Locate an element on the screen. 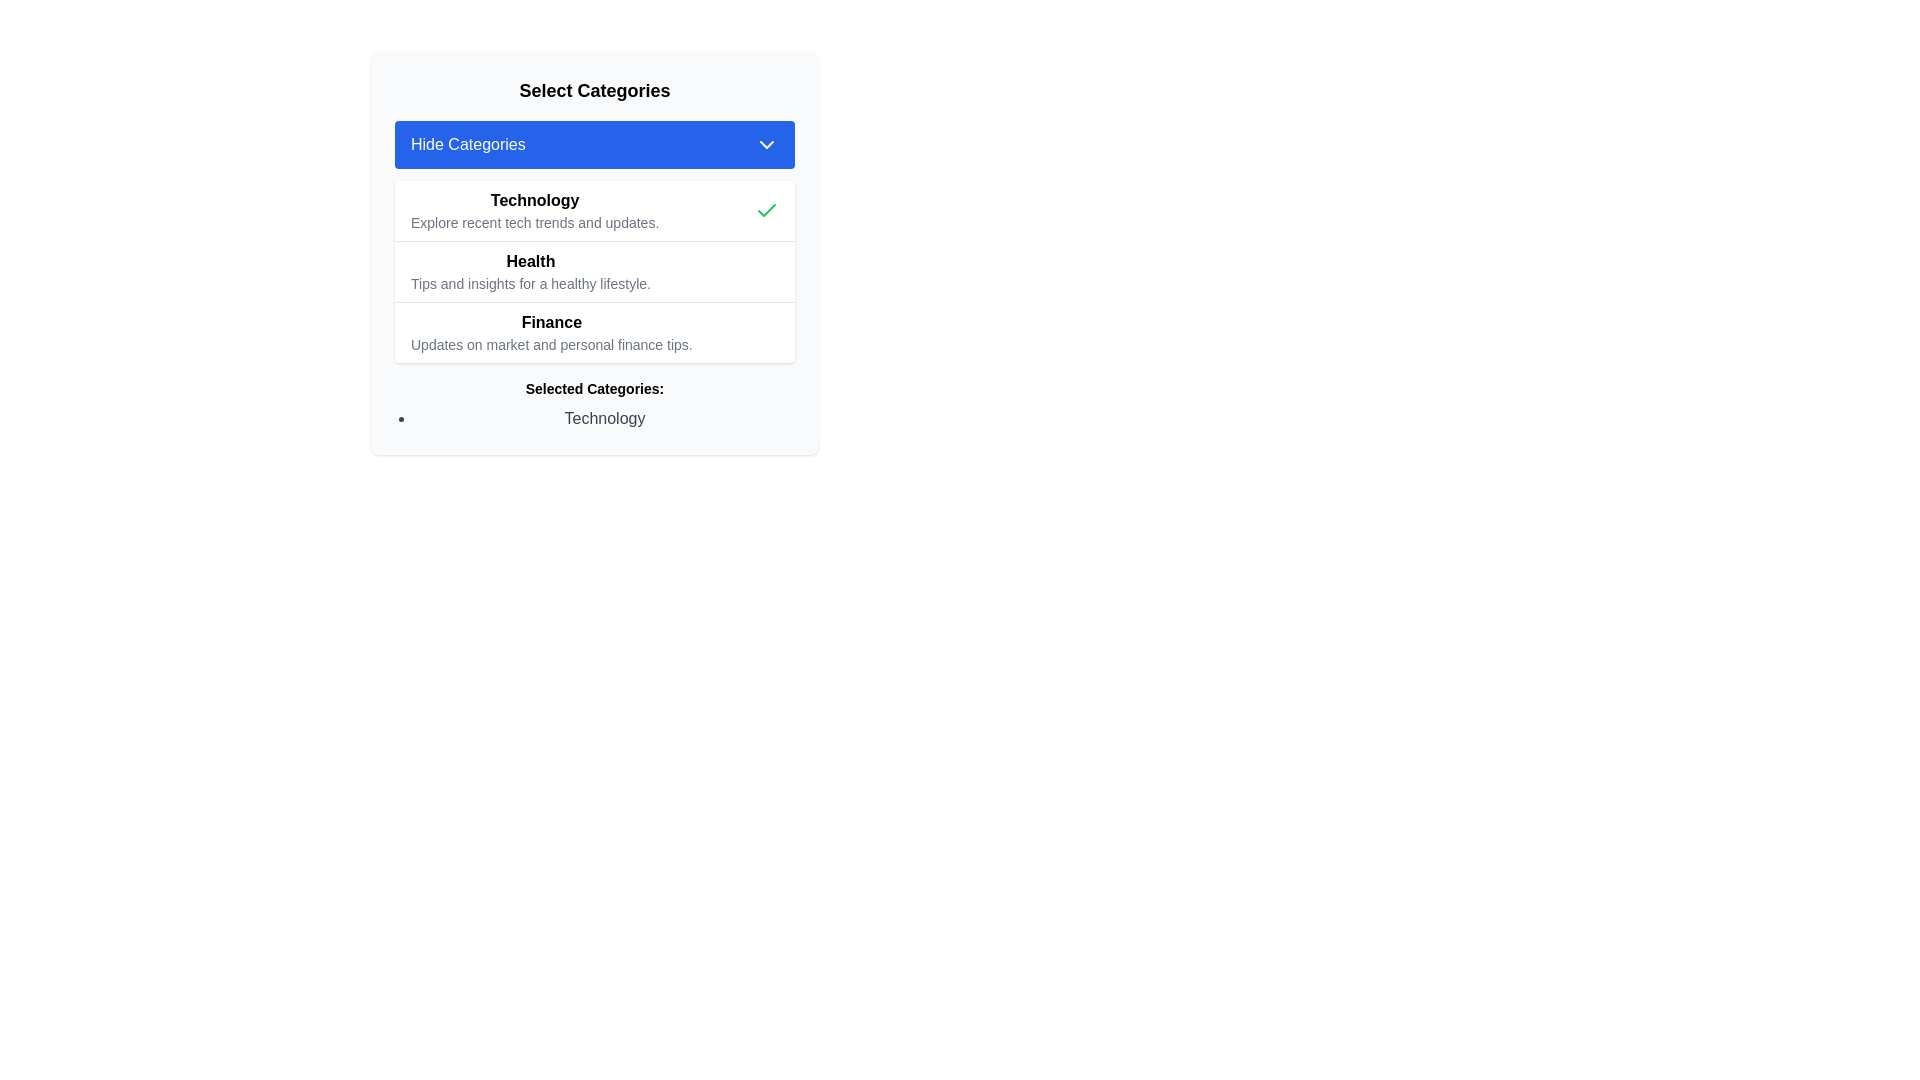 The width and height of the screenshot is (1920, 1080). the checkmark icon, which is an SVG graphic element with a green stroke color, located in the right section of the 'Technology' category item is located at coordinates (766, 210).